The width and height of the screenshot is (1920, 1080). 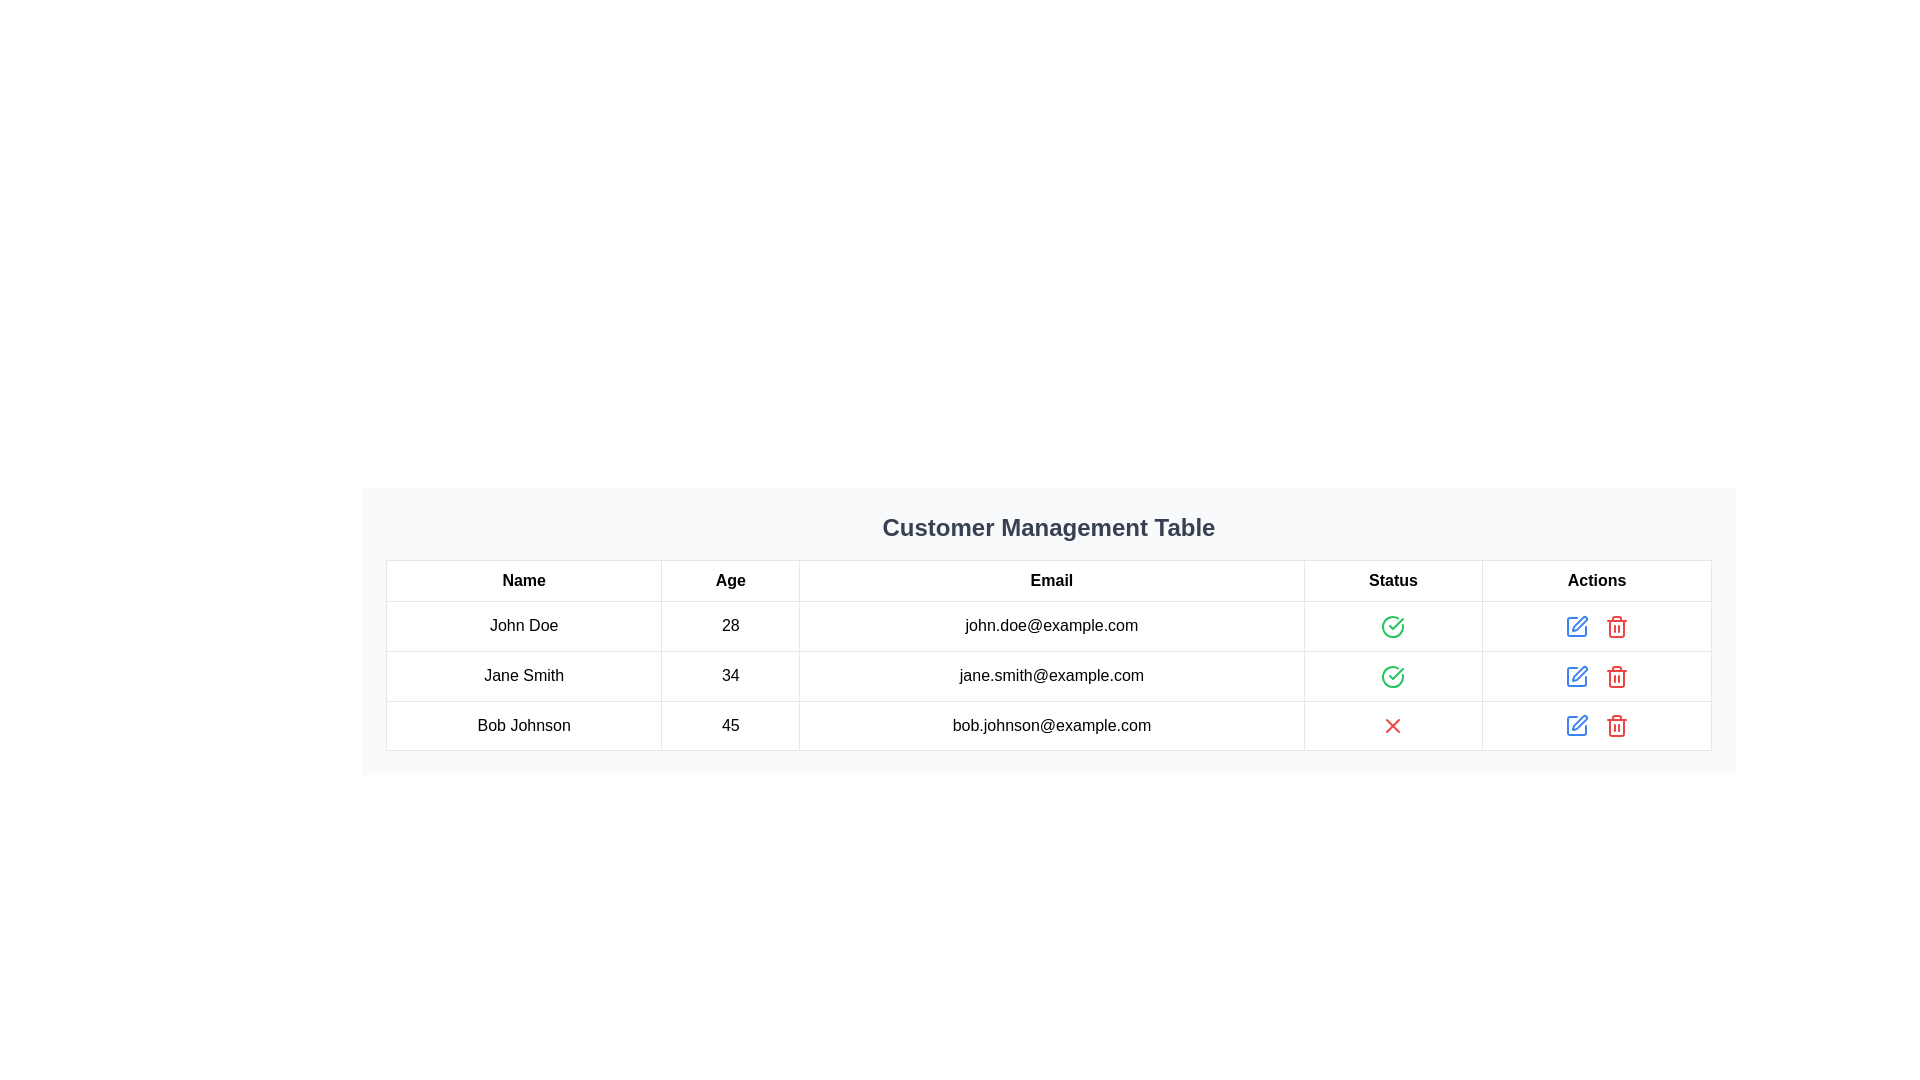 I want to click on the 'Name' column header in the table, which is the first column on the far left among the headers 'Age', 'Email', 'Status', and 'Actions', so click(x=524, y=581).